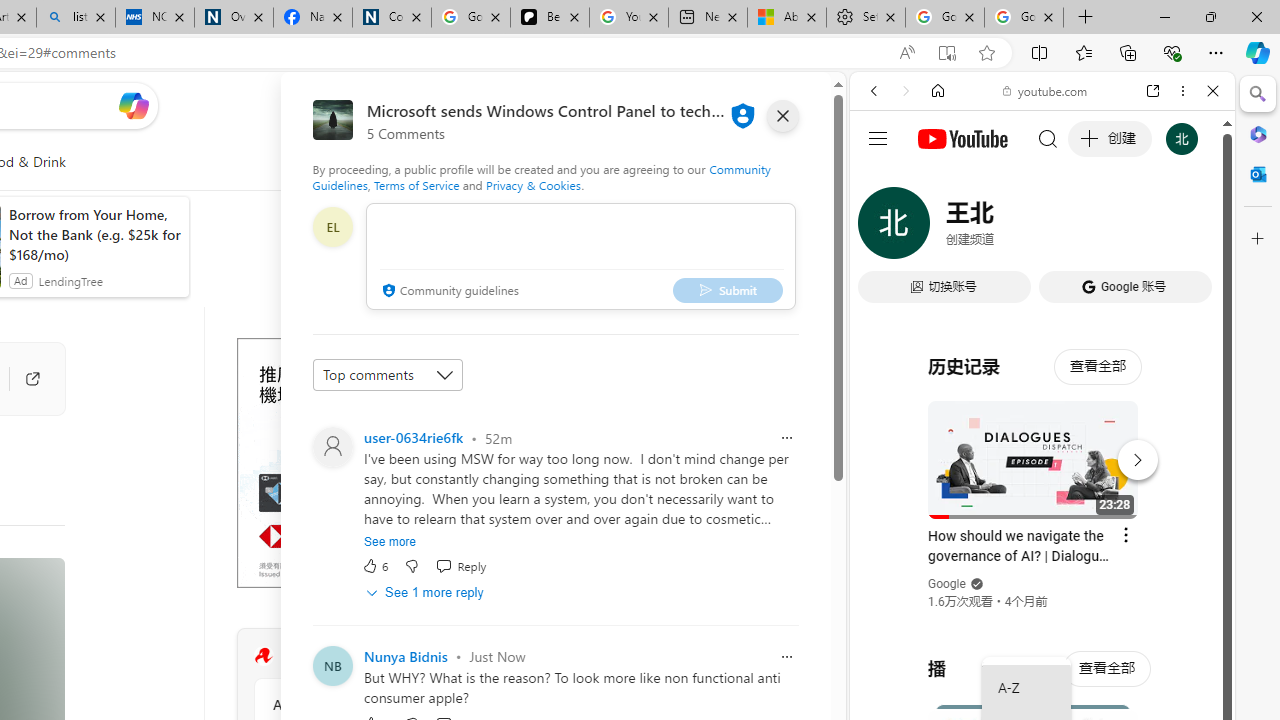 The width and height of the screenshot is (1280, 720). I want to click on 'Be Smart | creating Science videos | Patreon', so click(549, 17).